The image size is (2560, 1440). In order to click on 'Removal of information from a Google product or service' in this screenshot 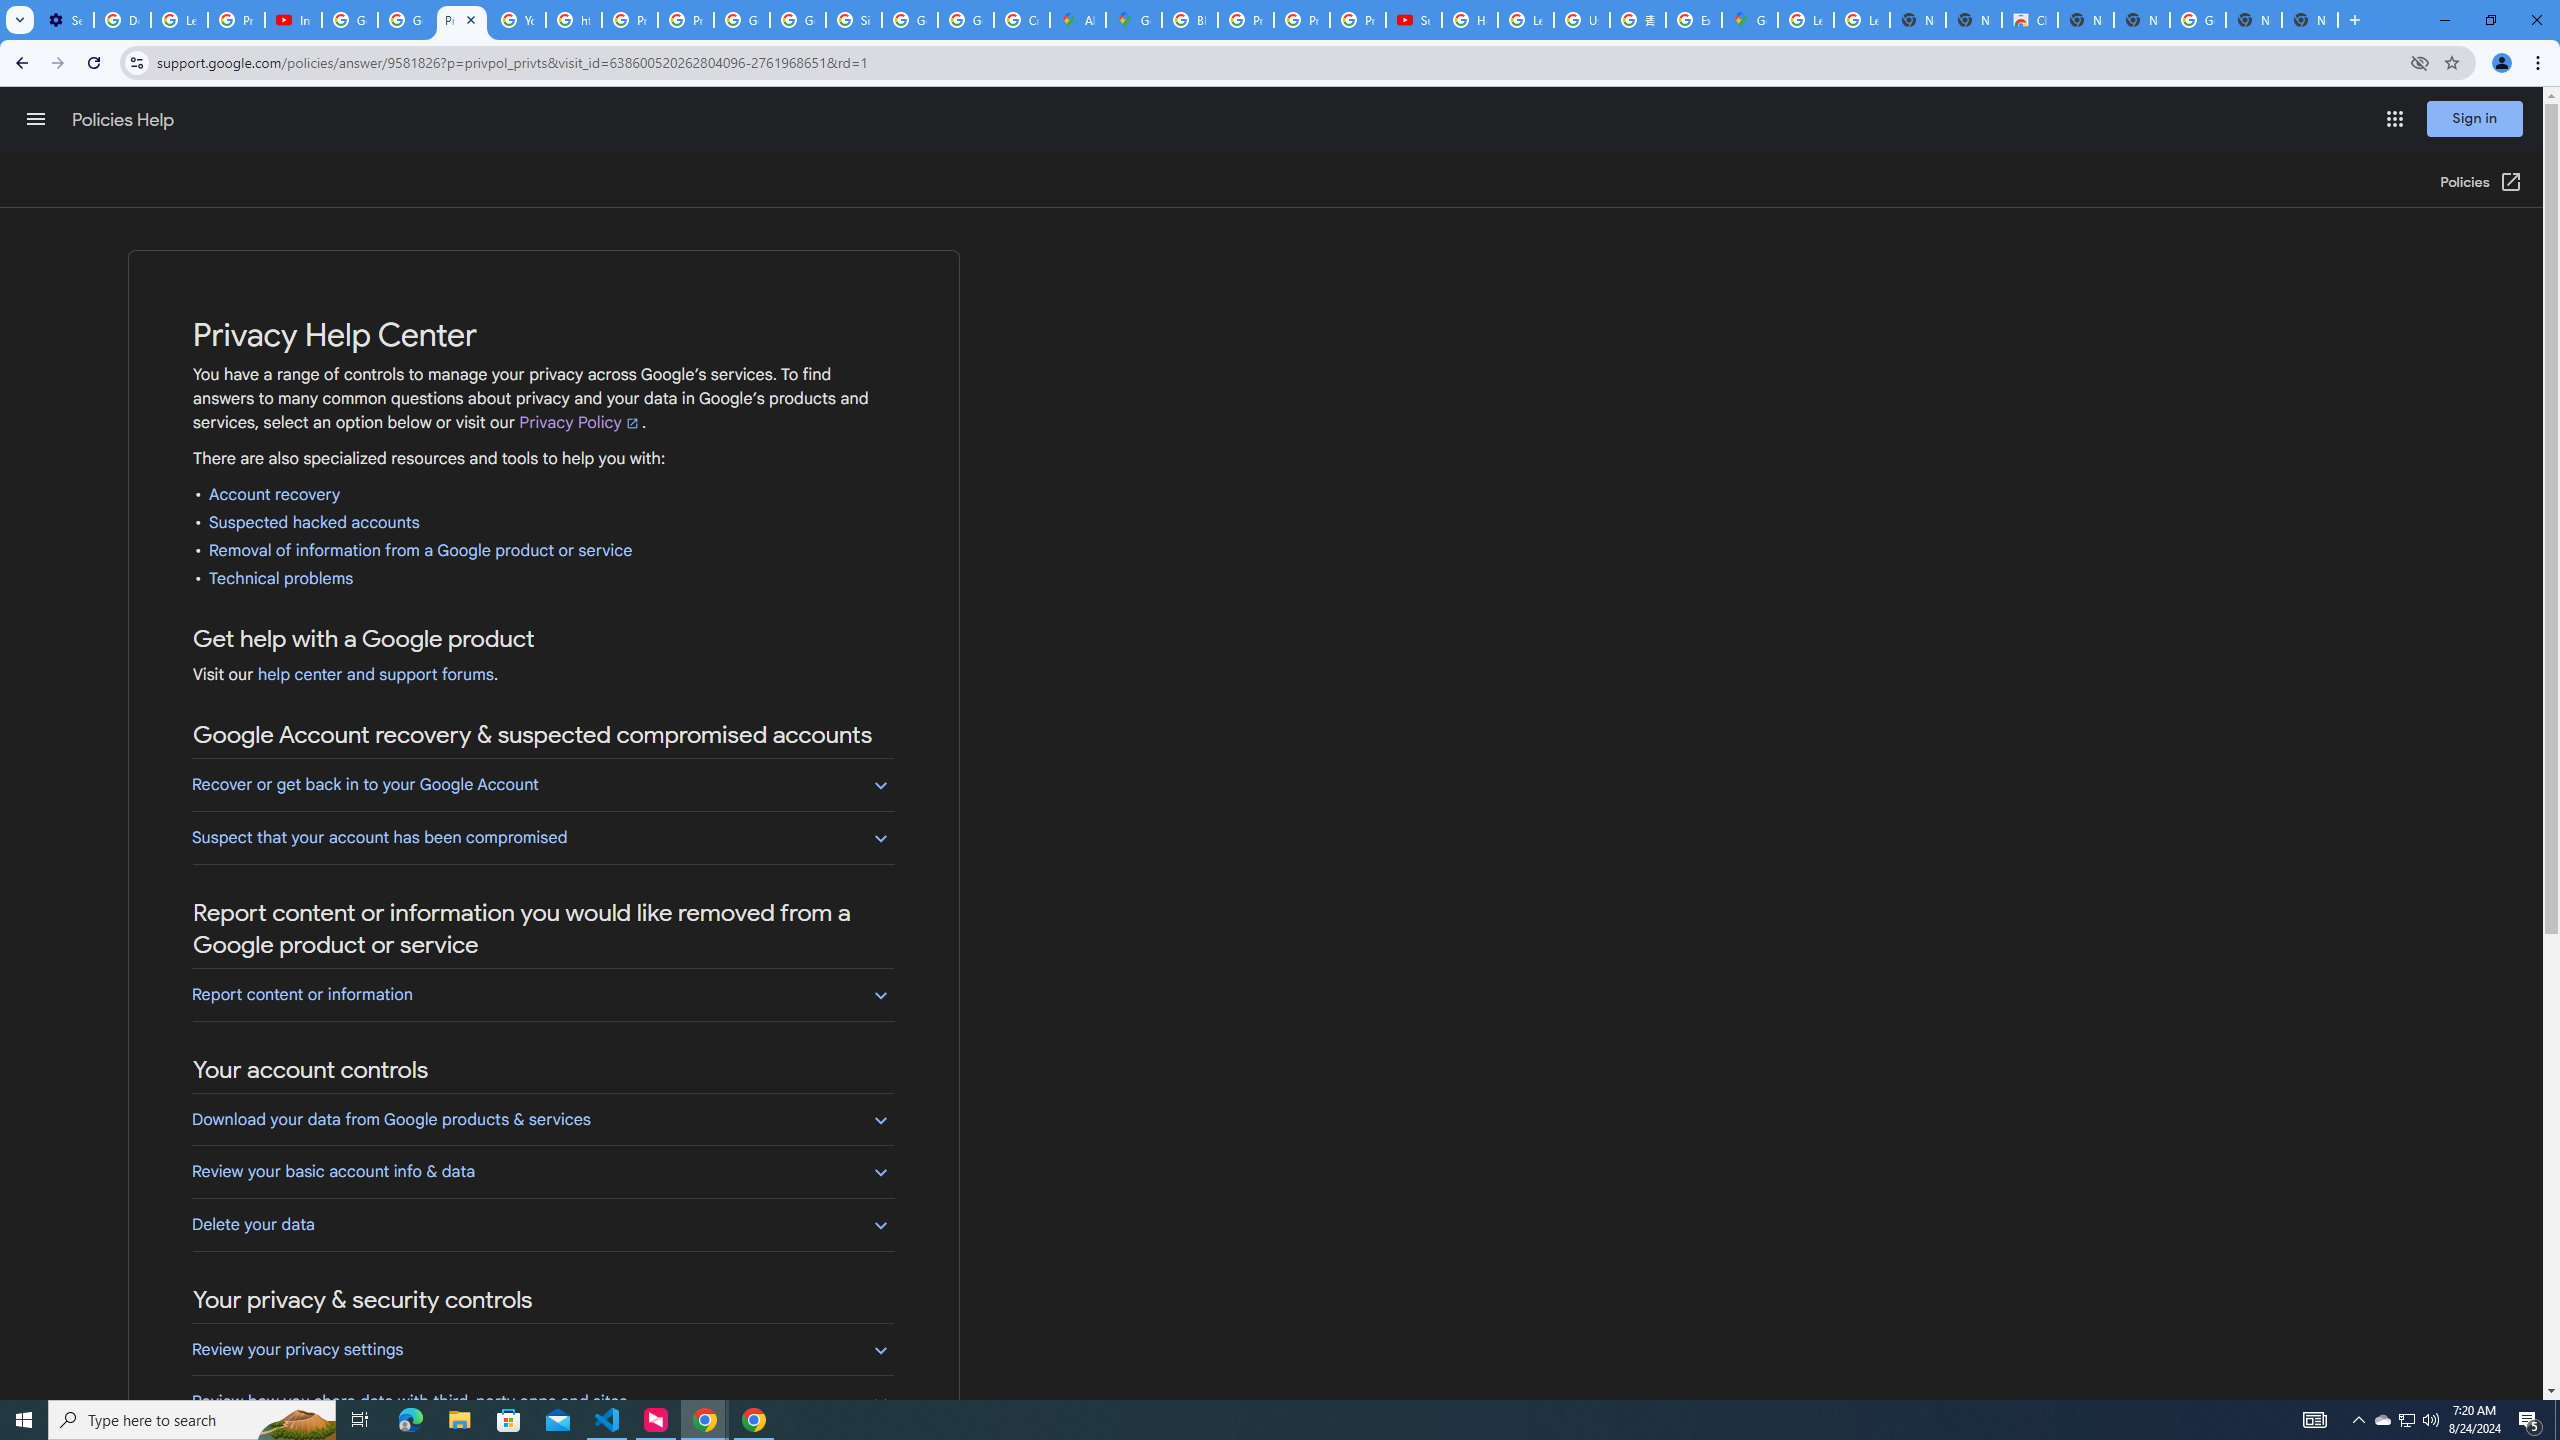, I will do `click(420, 551)`.